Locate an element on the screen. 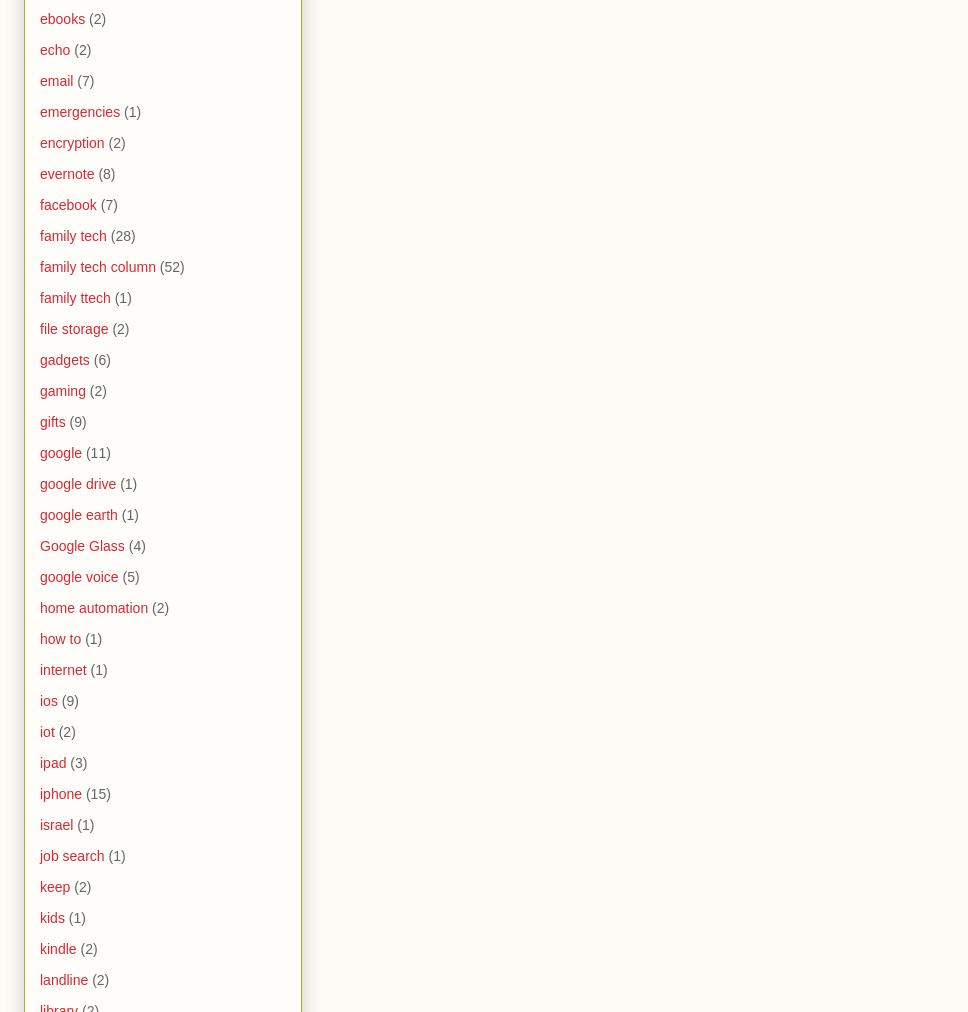 This screenshot has width=968, height=1012. 'encryption' is located at coordinates (39, 142).